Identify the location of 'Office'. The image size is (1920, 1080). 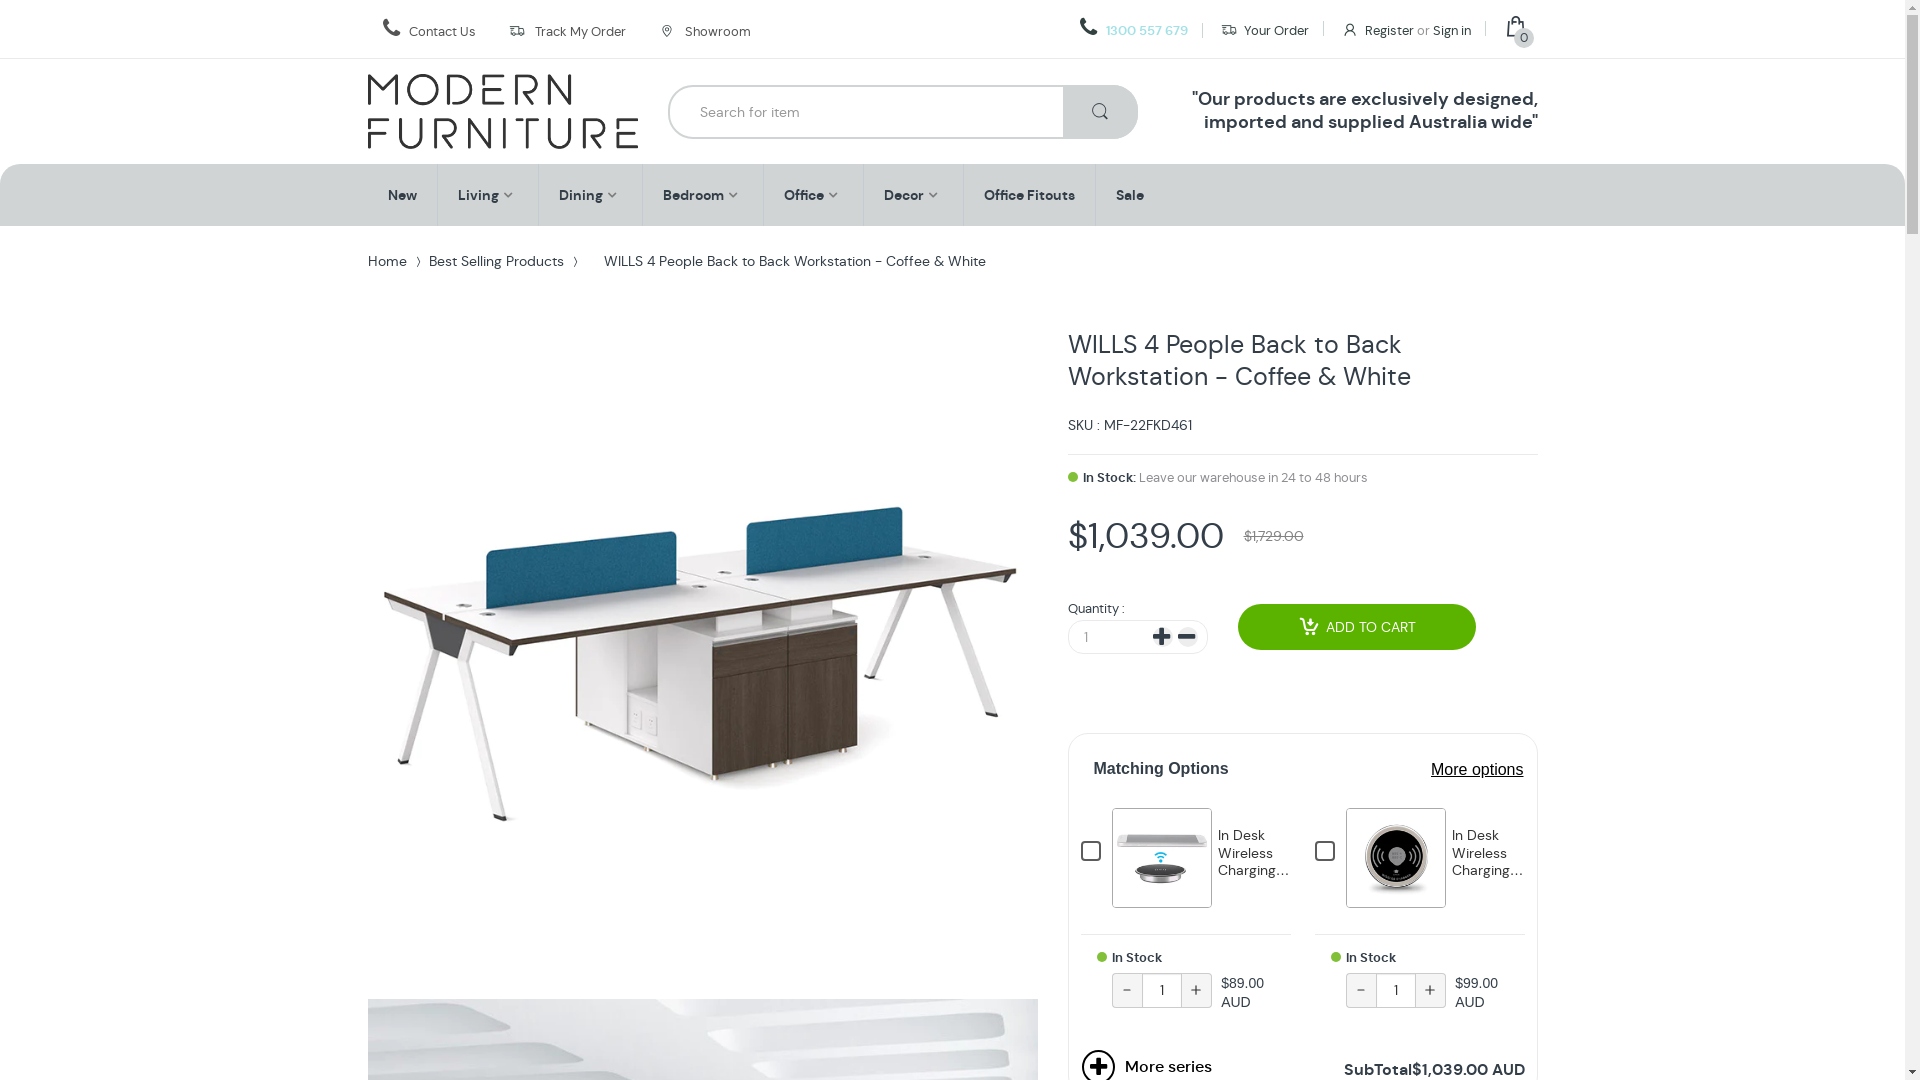
(803, 195).